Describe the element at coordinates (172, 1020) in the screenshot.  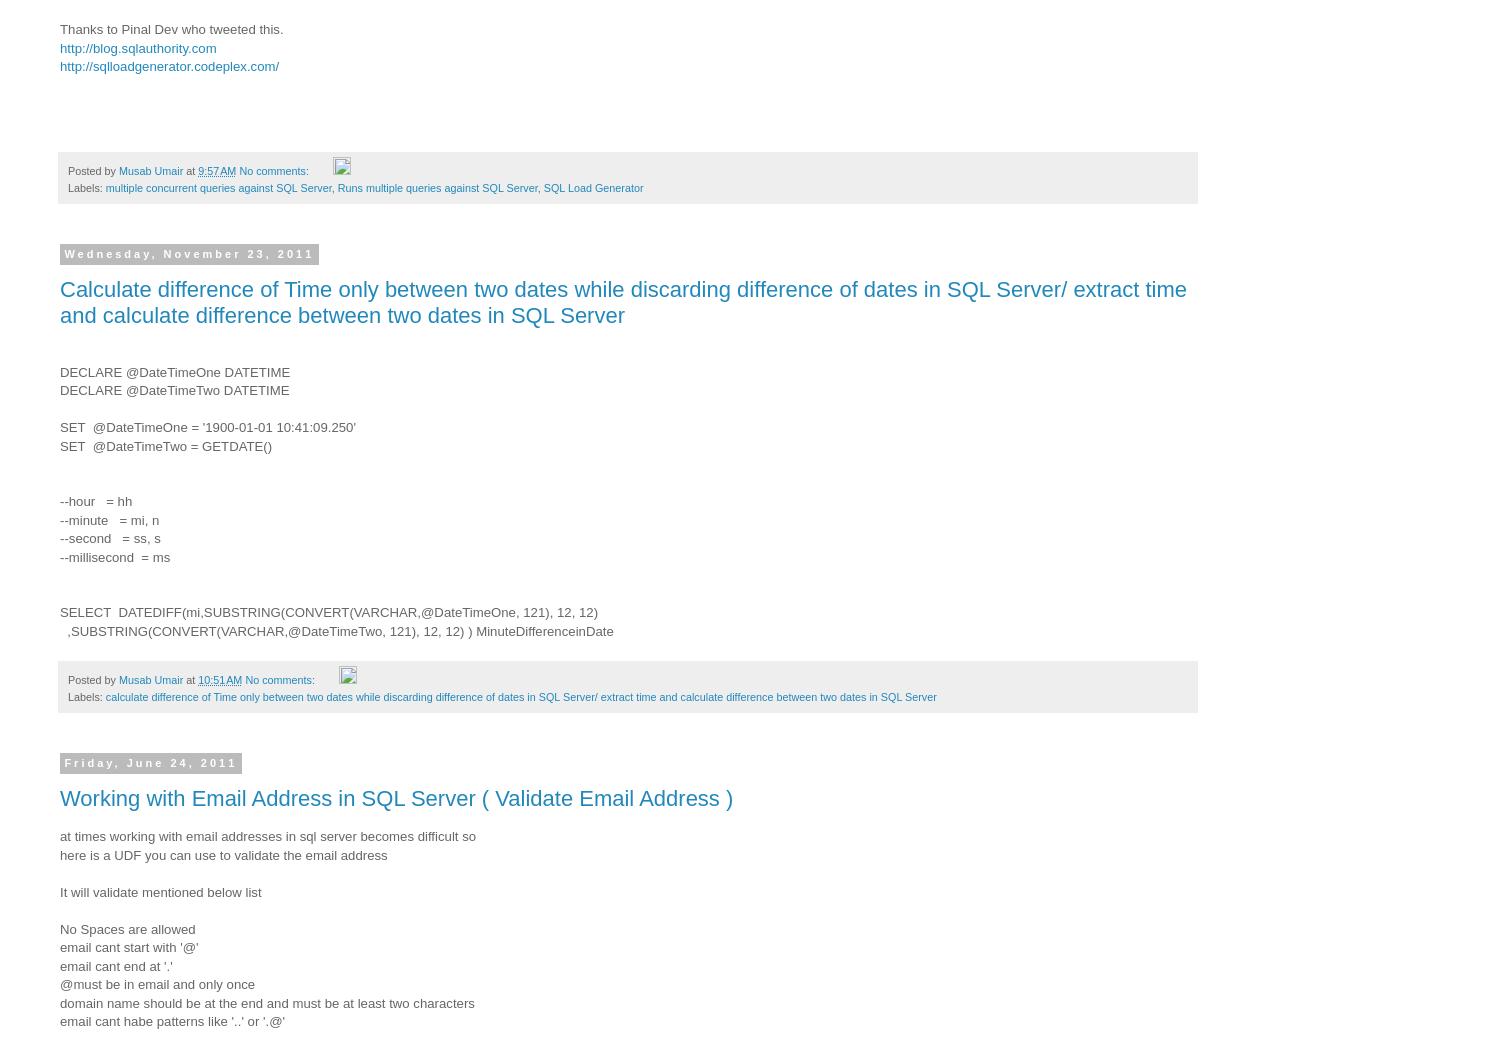
I see `'email cant habe patterns like '..' or '.@''` at that location.